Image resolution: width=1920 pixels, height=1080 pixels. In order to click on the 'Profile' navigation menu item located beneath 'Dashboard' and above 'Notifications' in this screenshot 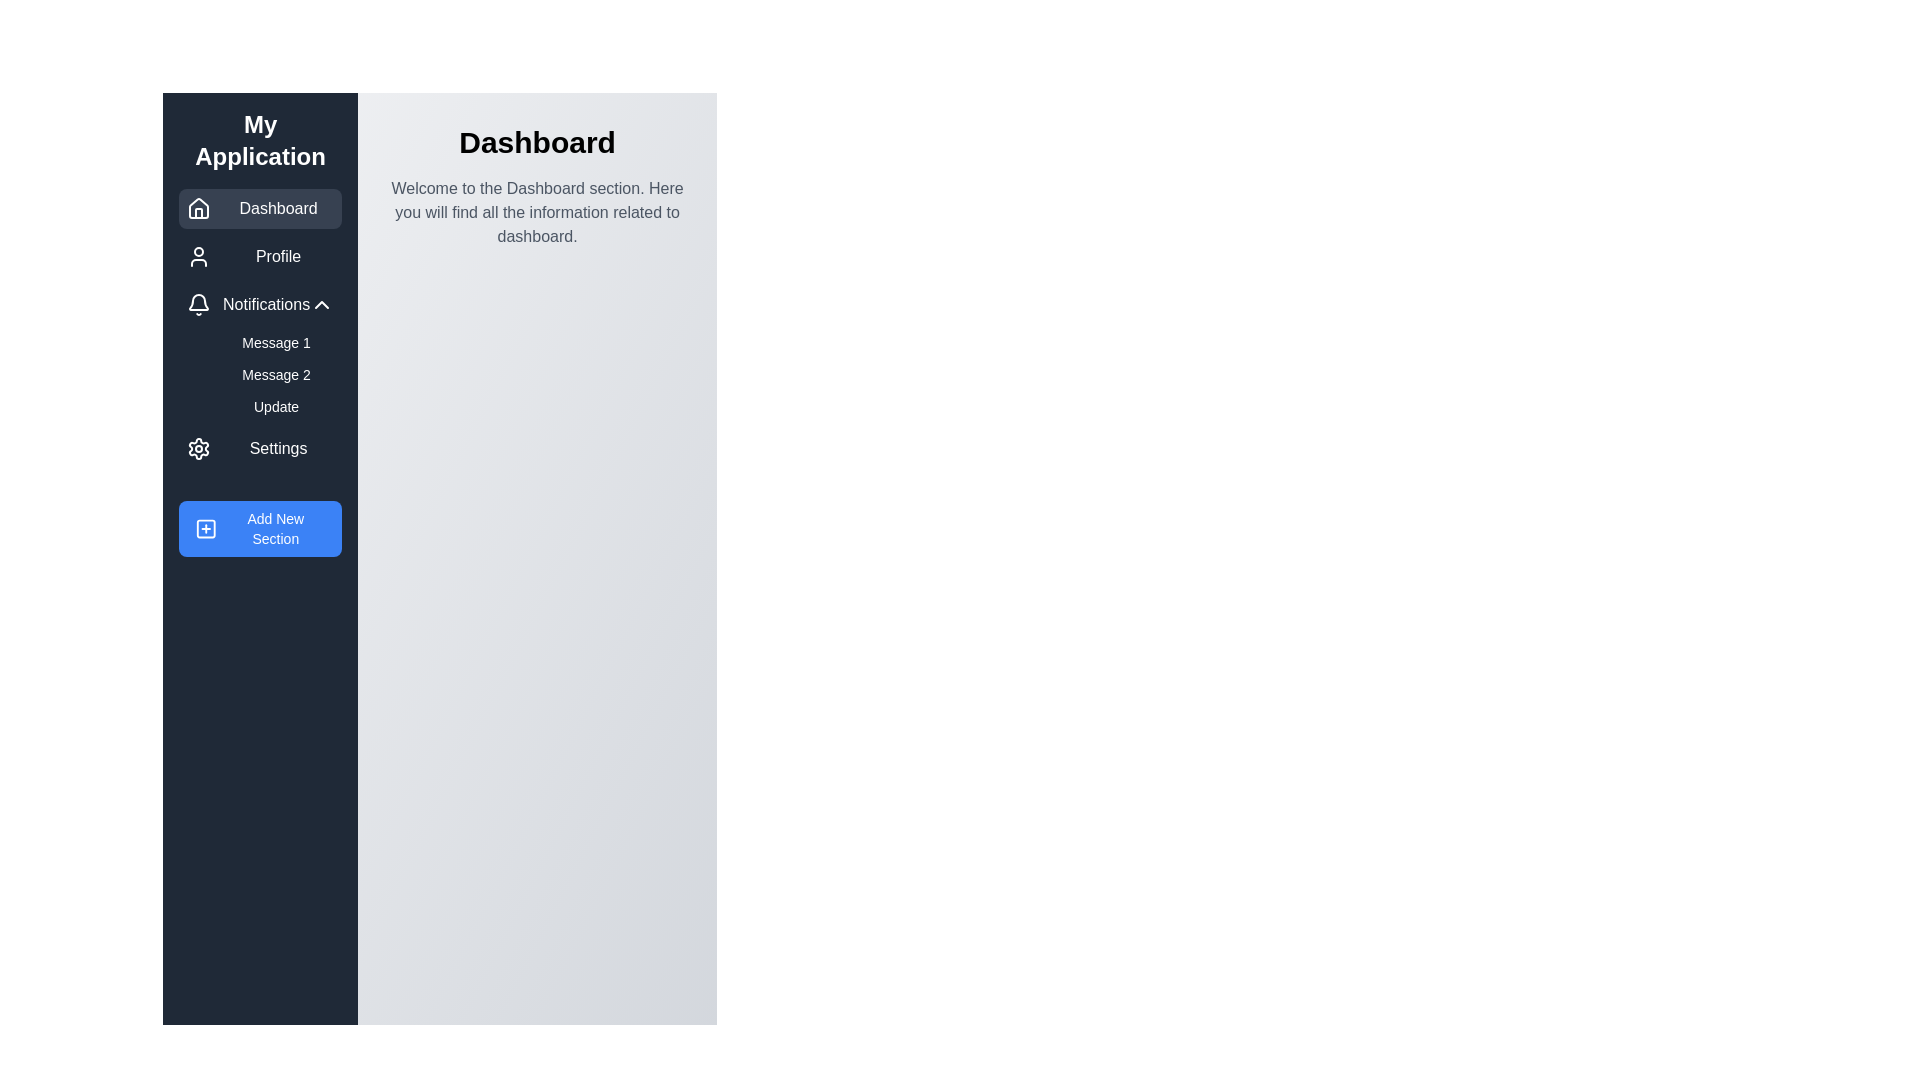, I will do `click(259, 256)`.